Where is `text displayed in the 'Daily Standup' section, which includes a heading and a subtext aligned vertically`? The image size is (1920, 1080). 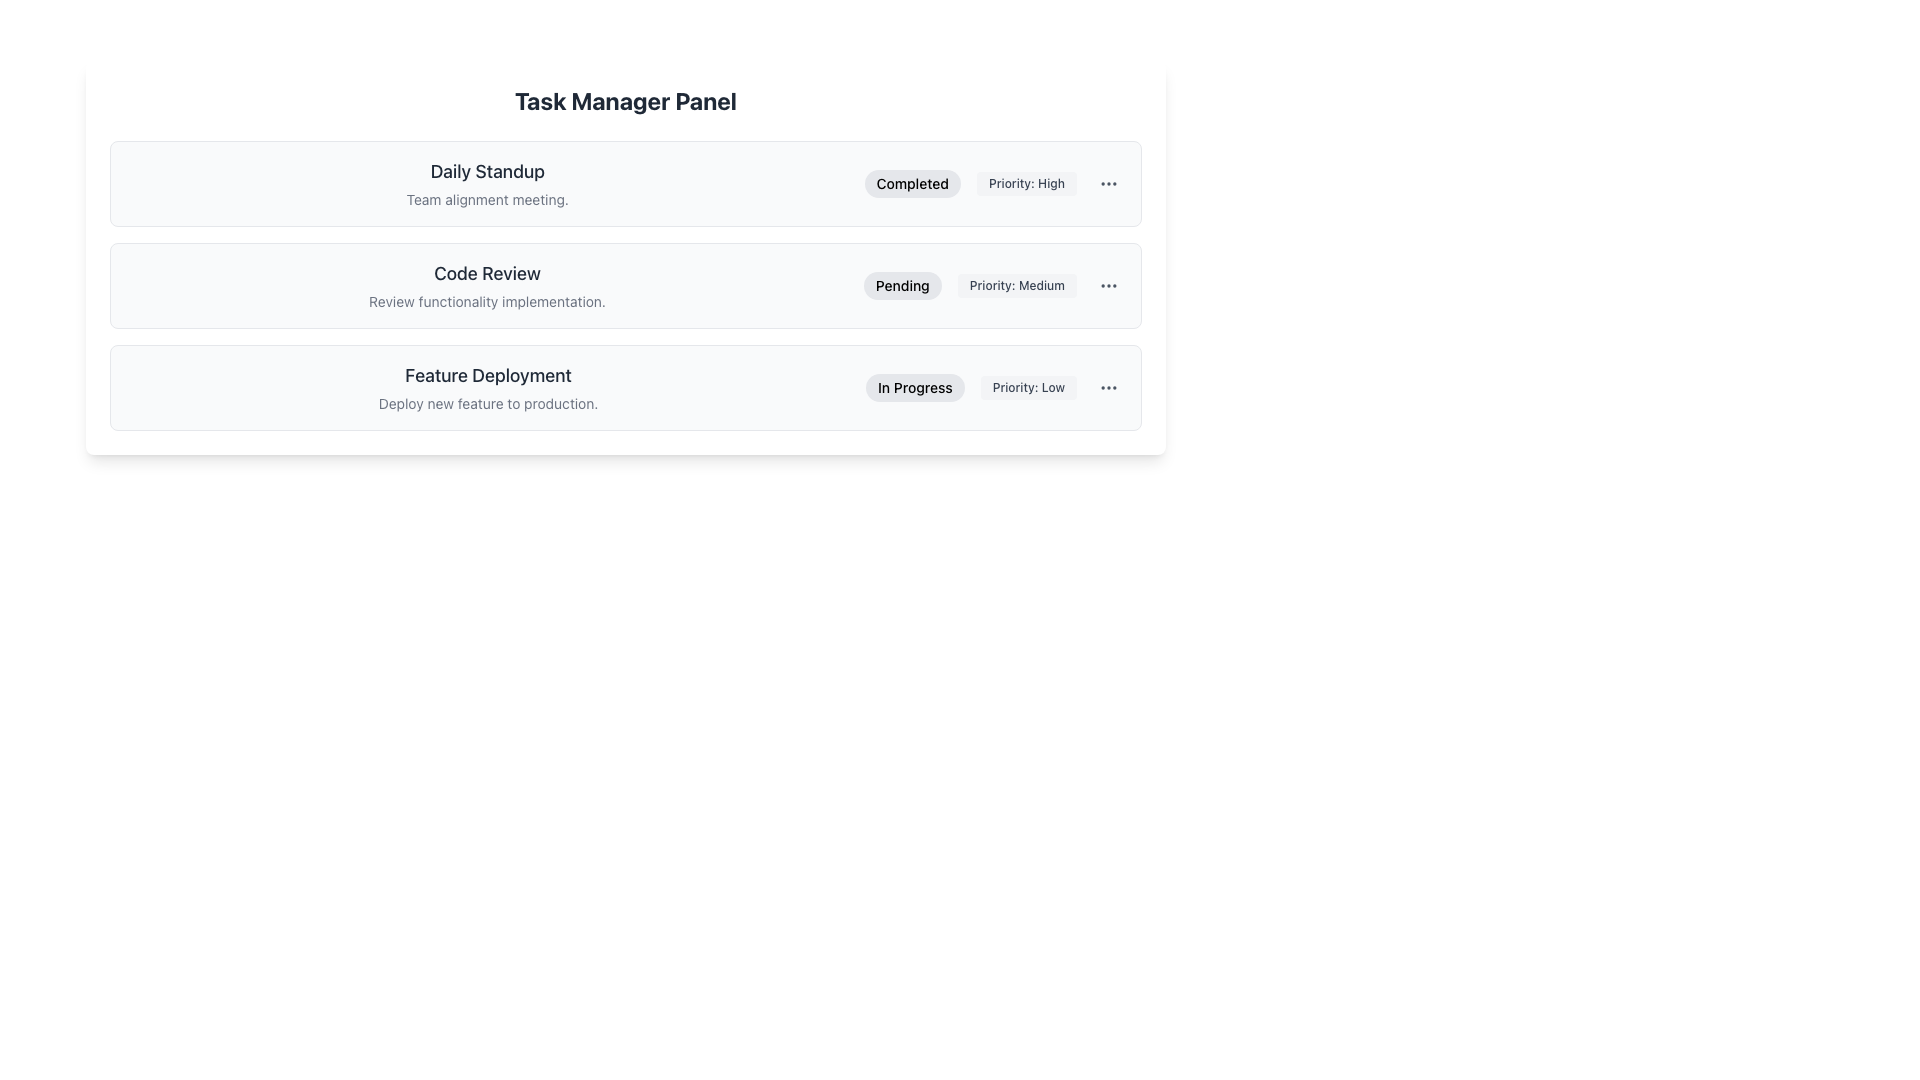
text displayed in the 'Daily Standup' section, which includes a heading and a subtext aligned vertically is located at coordinates (487, 184).